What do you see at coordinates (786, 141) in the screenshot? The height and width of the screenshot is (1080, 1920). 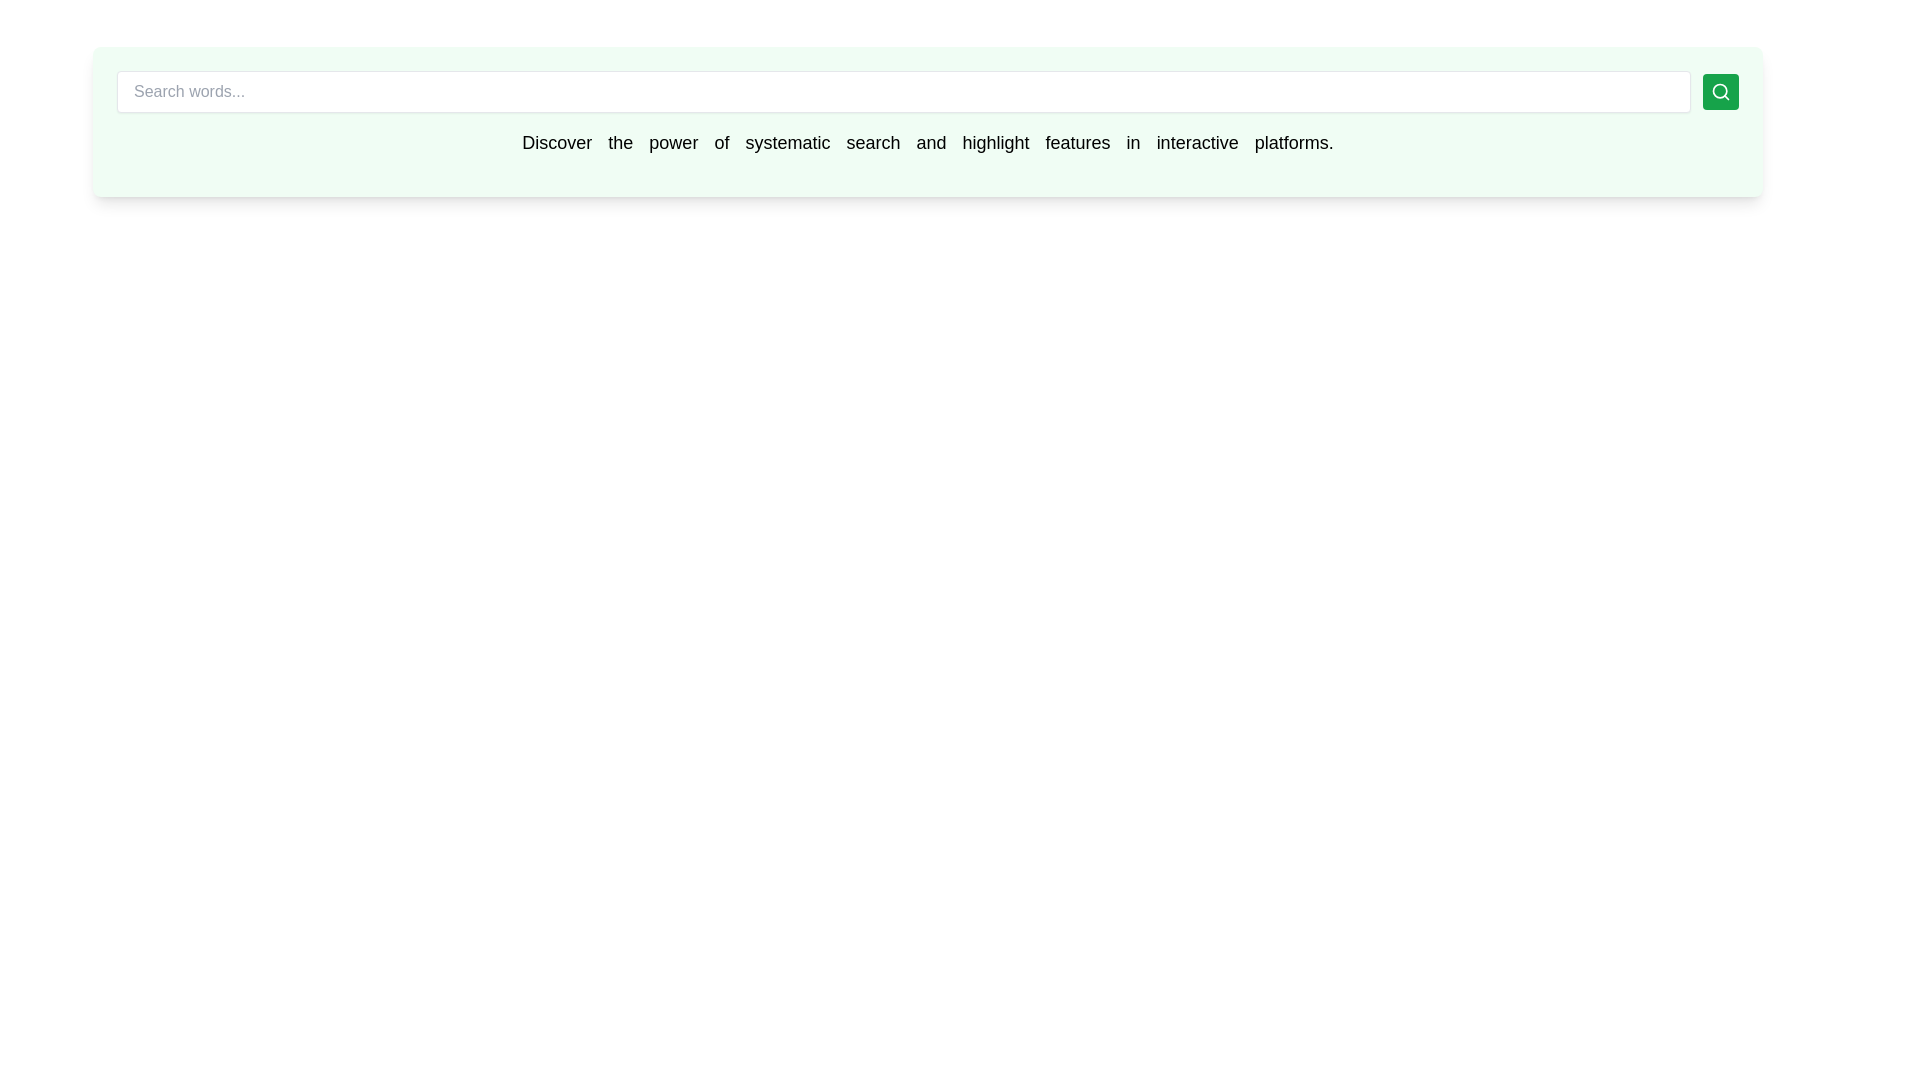 I see `the text block displaying the word 'systematic', which has a lighter green background on hover` at bounding box center [786, 141].